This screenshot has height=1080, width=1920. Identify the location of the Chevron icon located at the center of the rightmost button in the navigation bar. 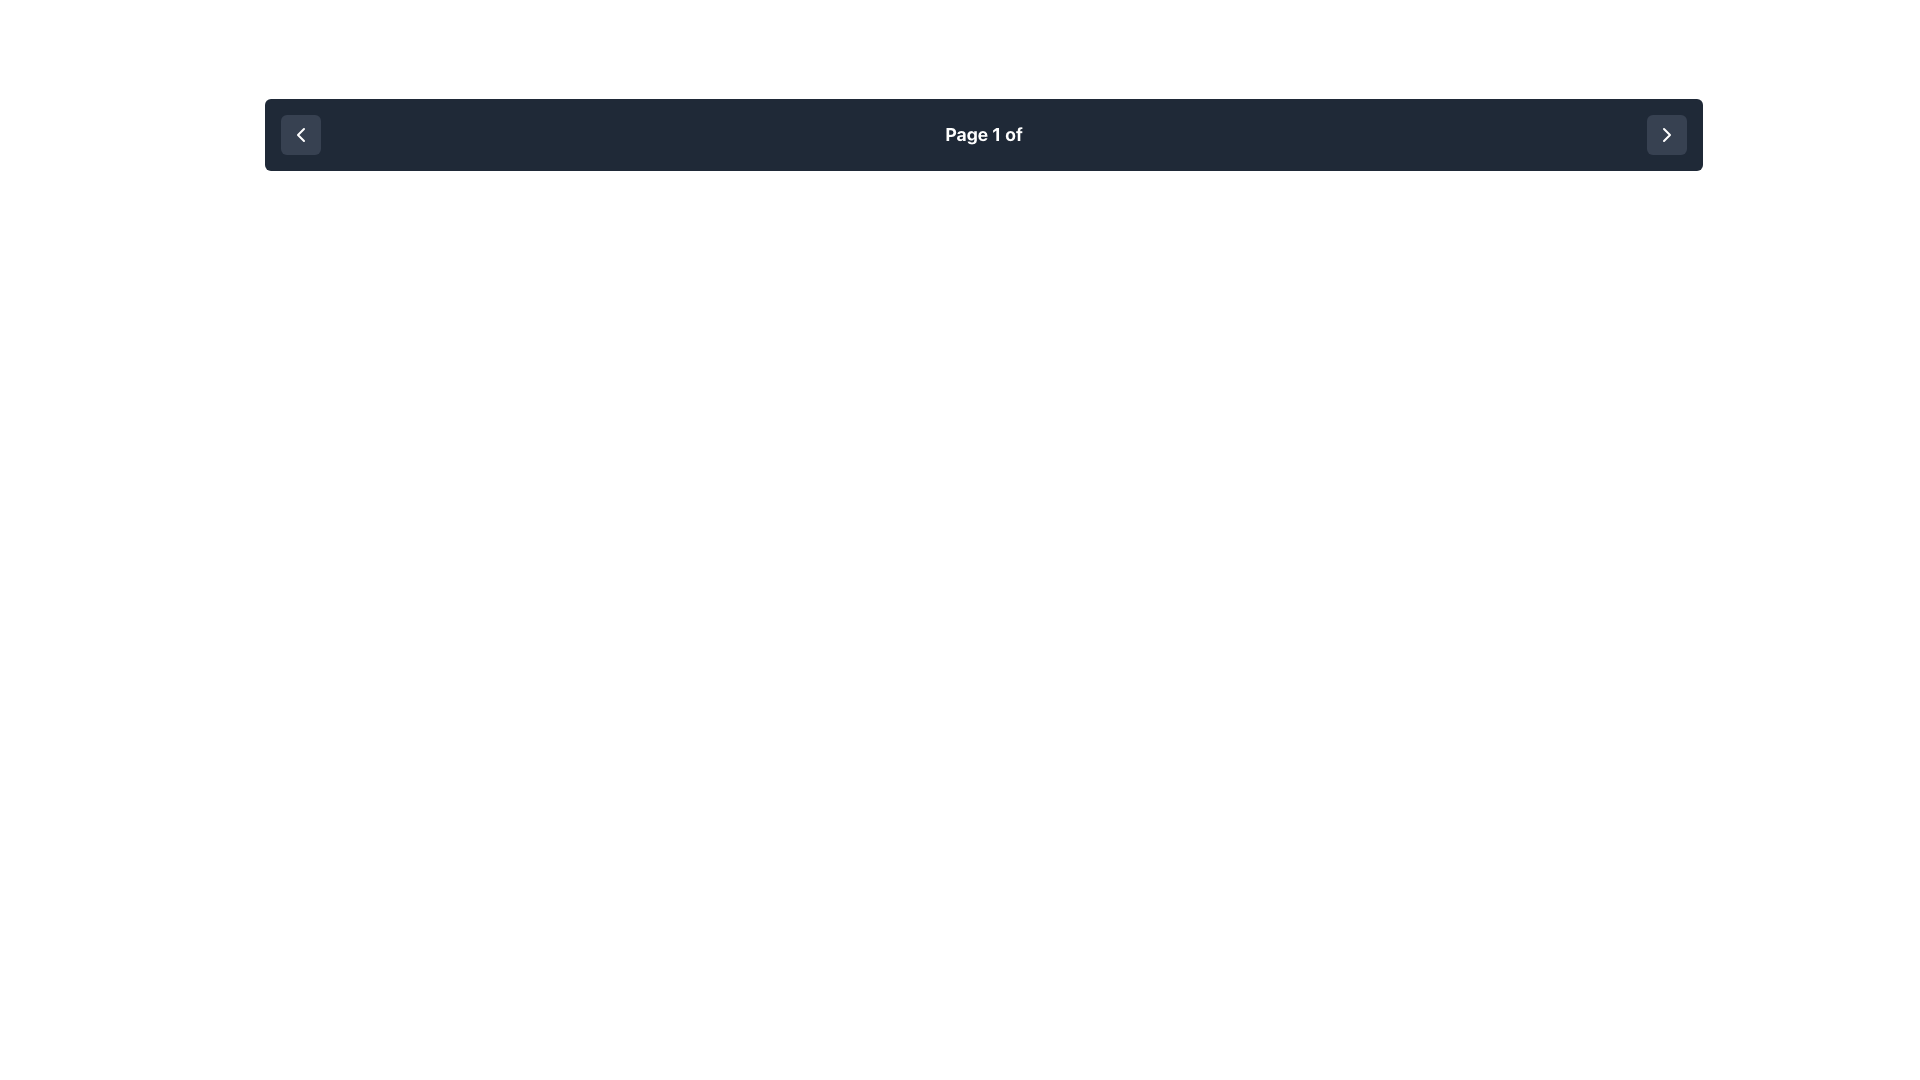
(1666, 135).